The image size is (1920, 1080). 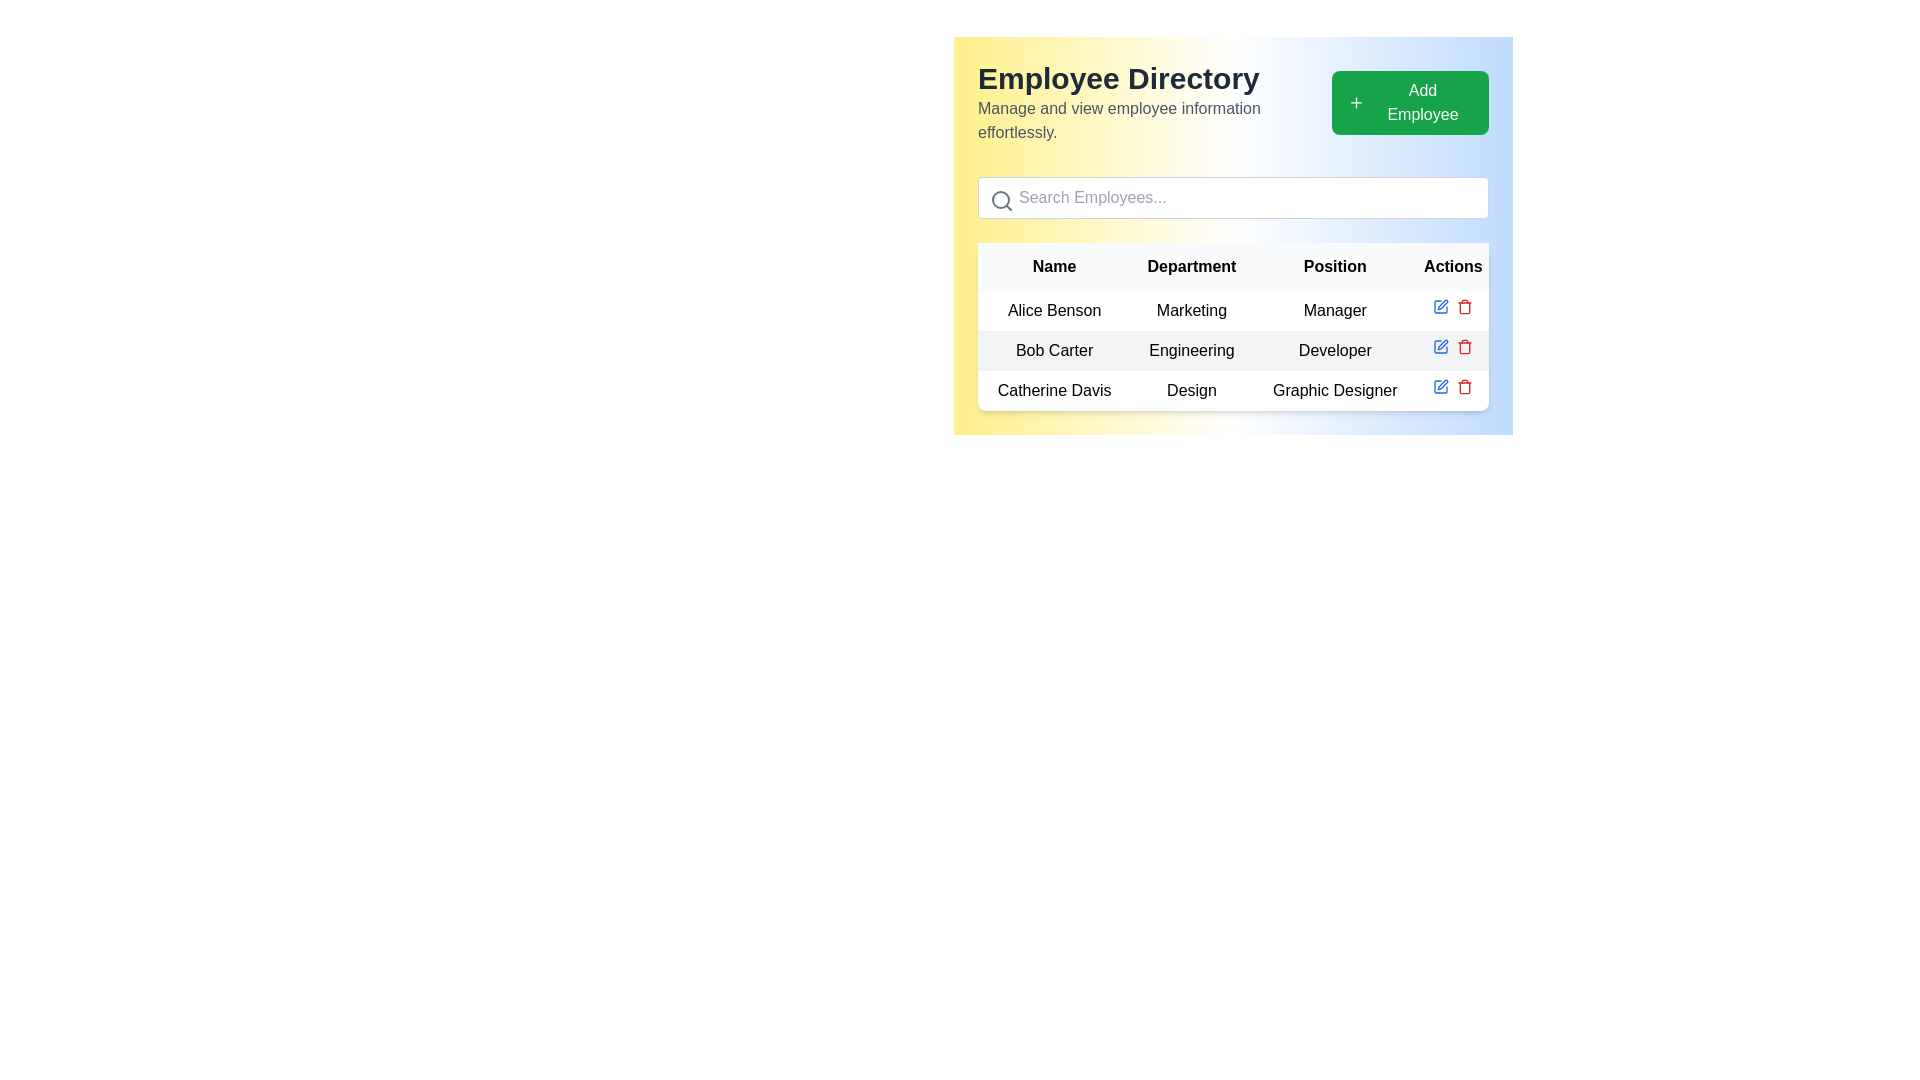 What do you see at coordinates (1453, 265) in the screenshot?
I see `the 'Actions' column header in the table, which is the fourth column header indicating user actions for the corresponding rows` at bounding box center [1453, 265].